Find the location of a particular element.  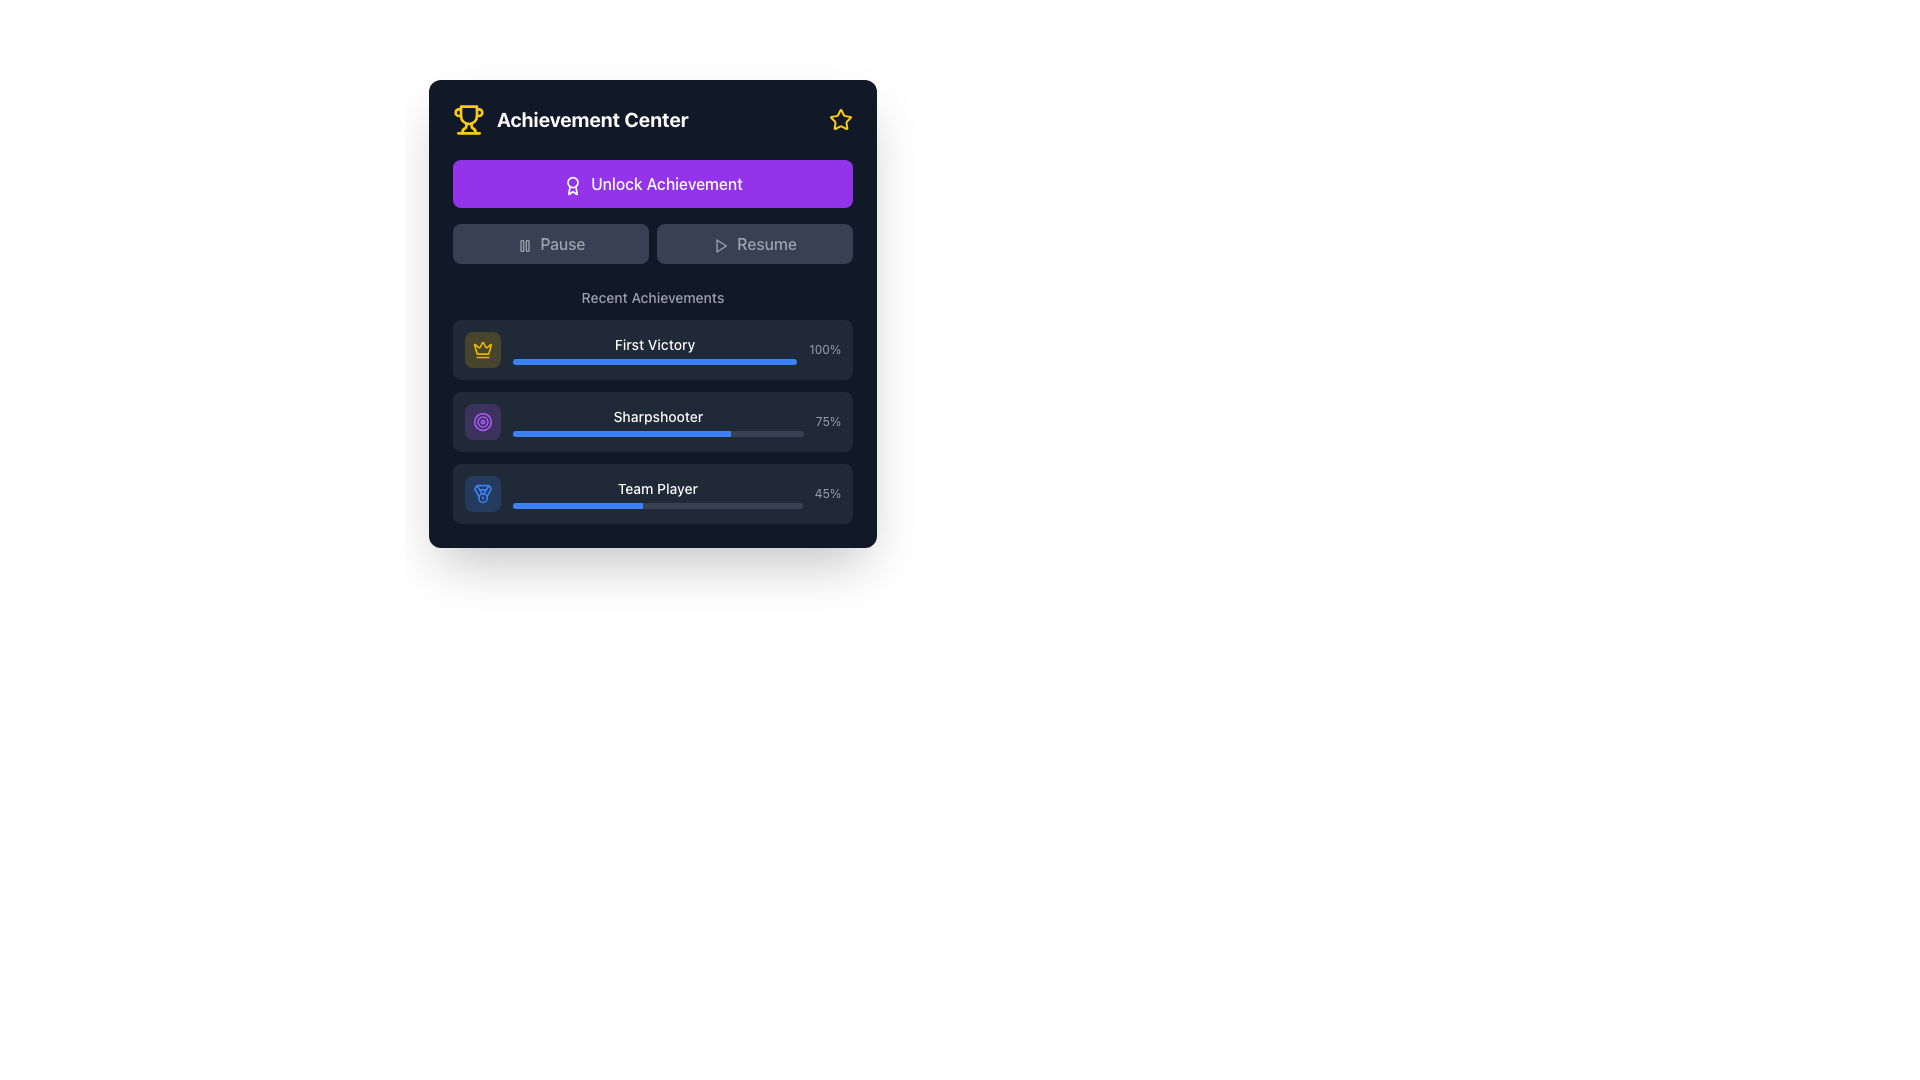

the text label reading 'First Victory' which is styled with white text on a dark background and is located near the top section of the 'Recent Achievements' list is located at coordinates (655, 343).